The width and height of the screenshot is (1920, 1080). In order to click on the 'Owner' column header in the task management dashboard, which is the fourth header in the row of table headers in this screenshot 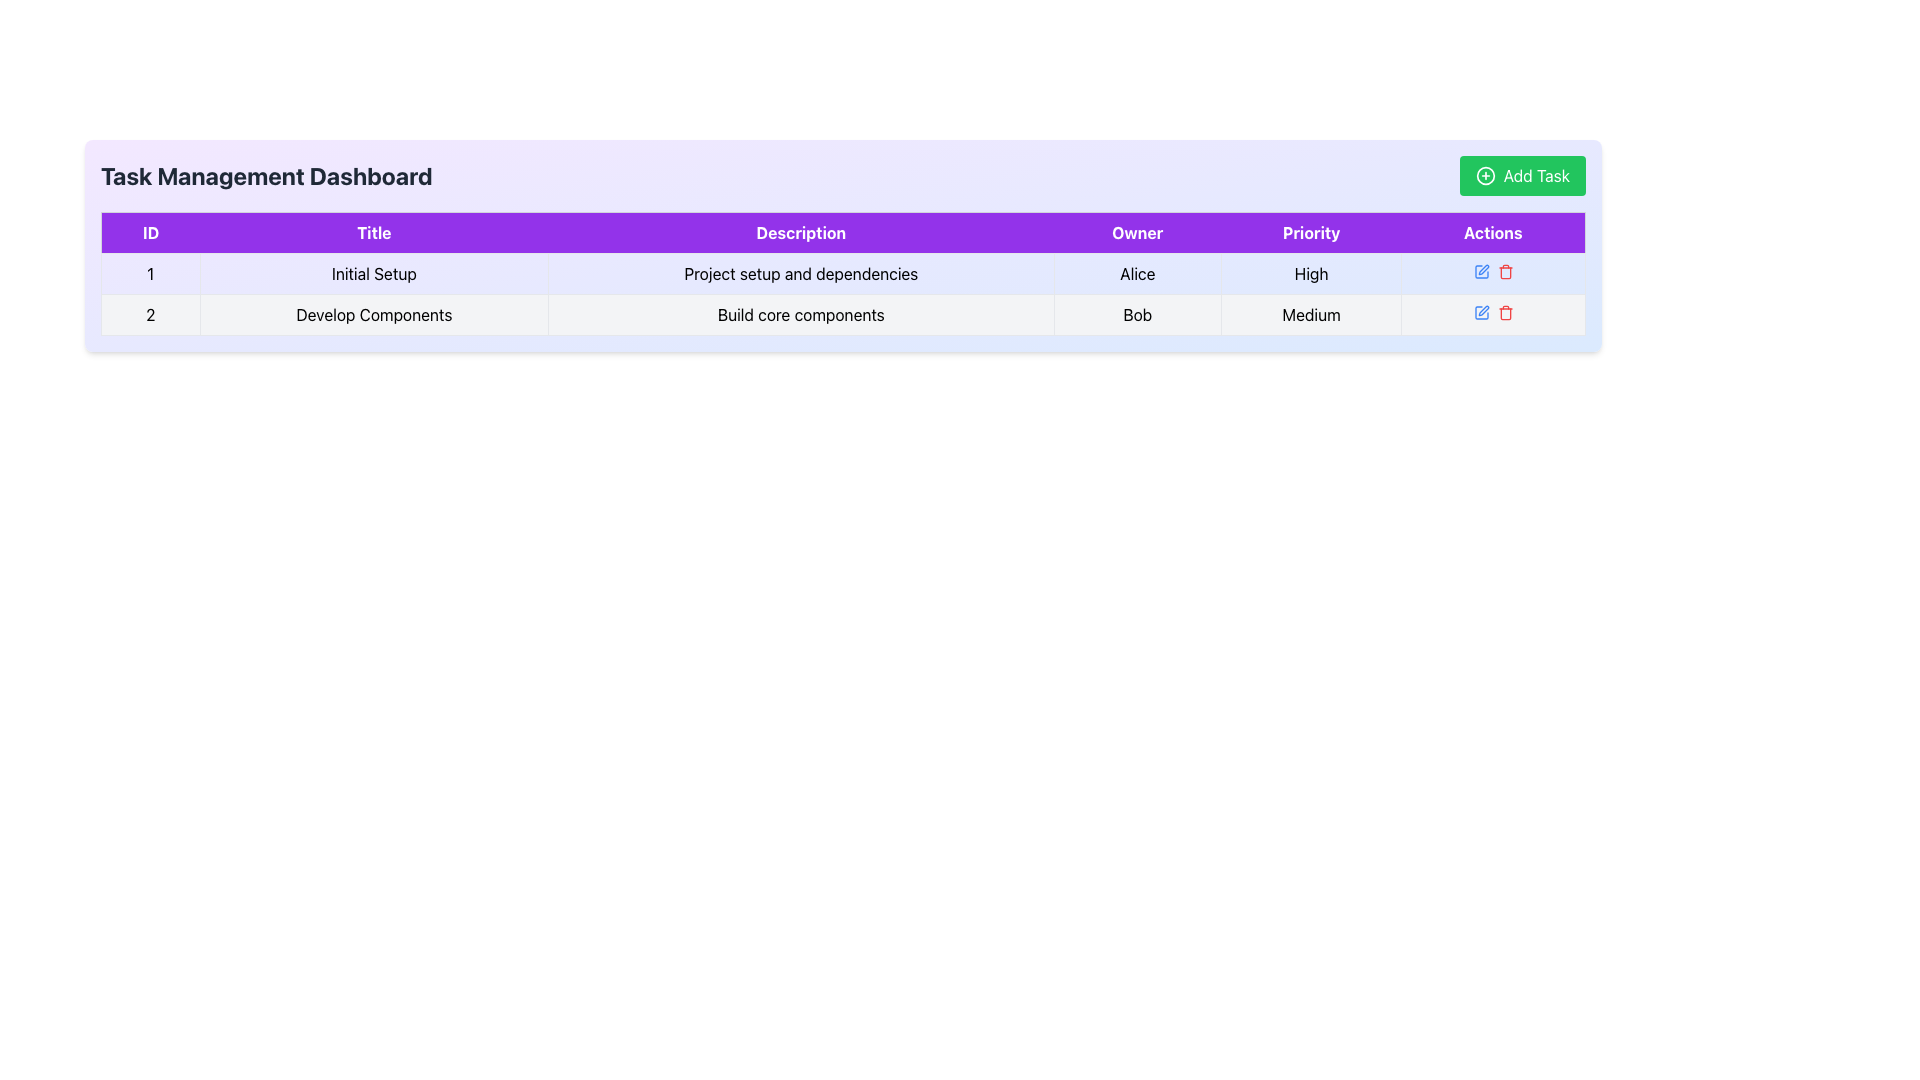, I will do `click(1137, 231)`.